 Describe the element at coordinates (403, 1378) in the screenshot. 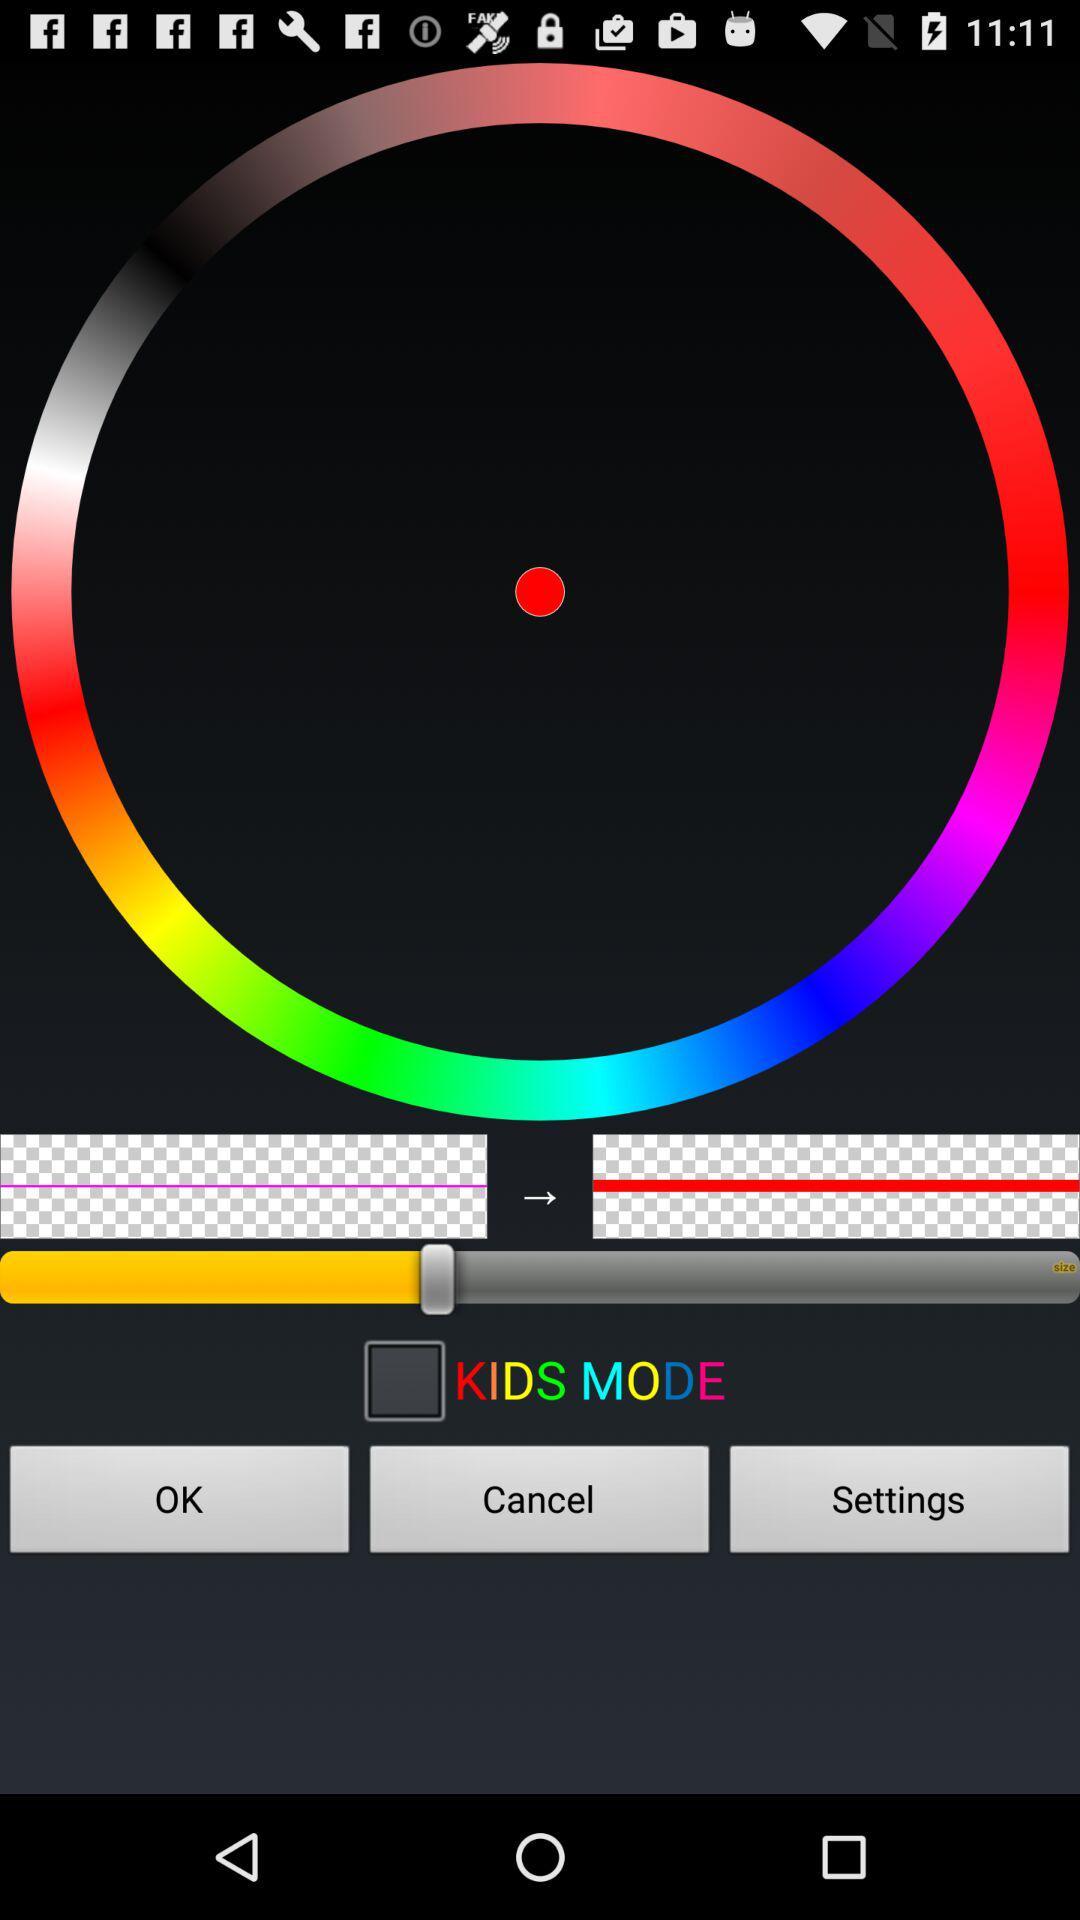

I see `the app to the left of kids mode app` at that location.